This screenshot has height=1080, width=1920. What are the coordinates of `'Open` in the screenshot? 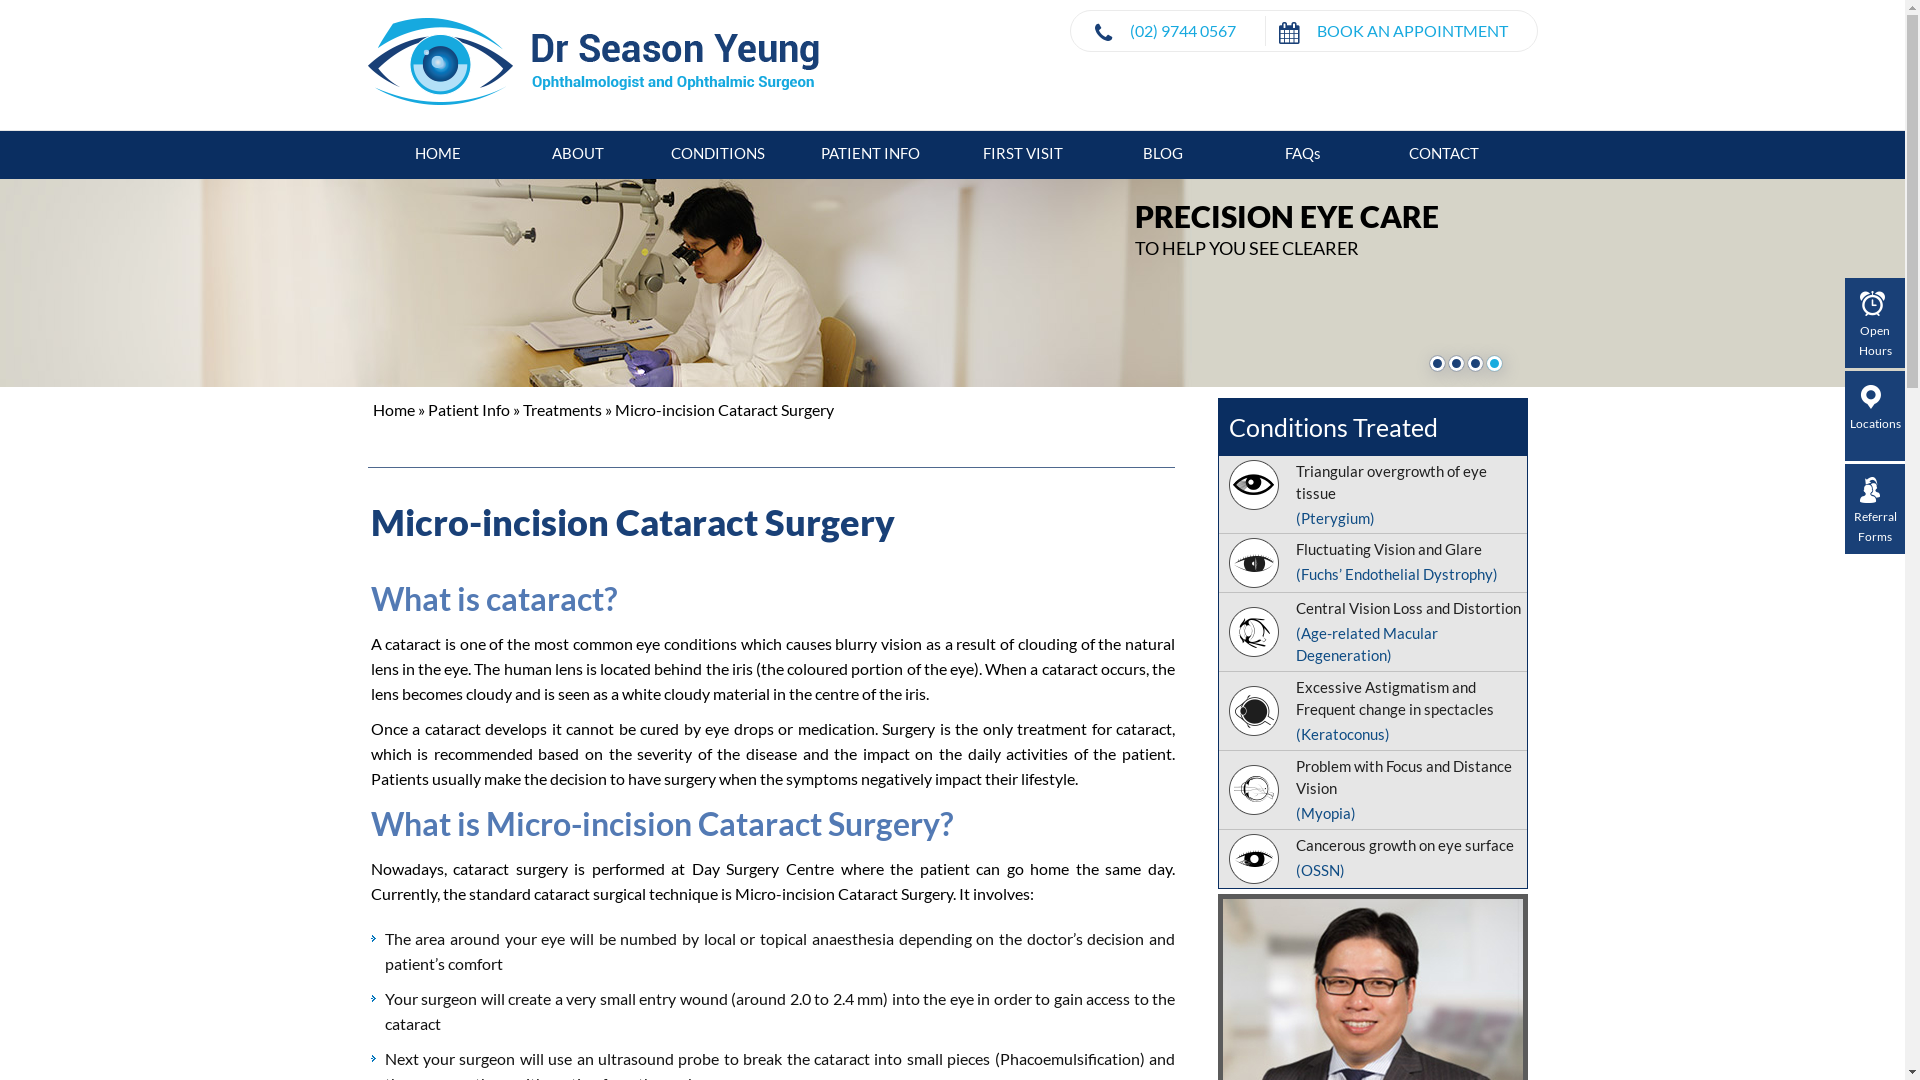 It's located at (1874, 325).